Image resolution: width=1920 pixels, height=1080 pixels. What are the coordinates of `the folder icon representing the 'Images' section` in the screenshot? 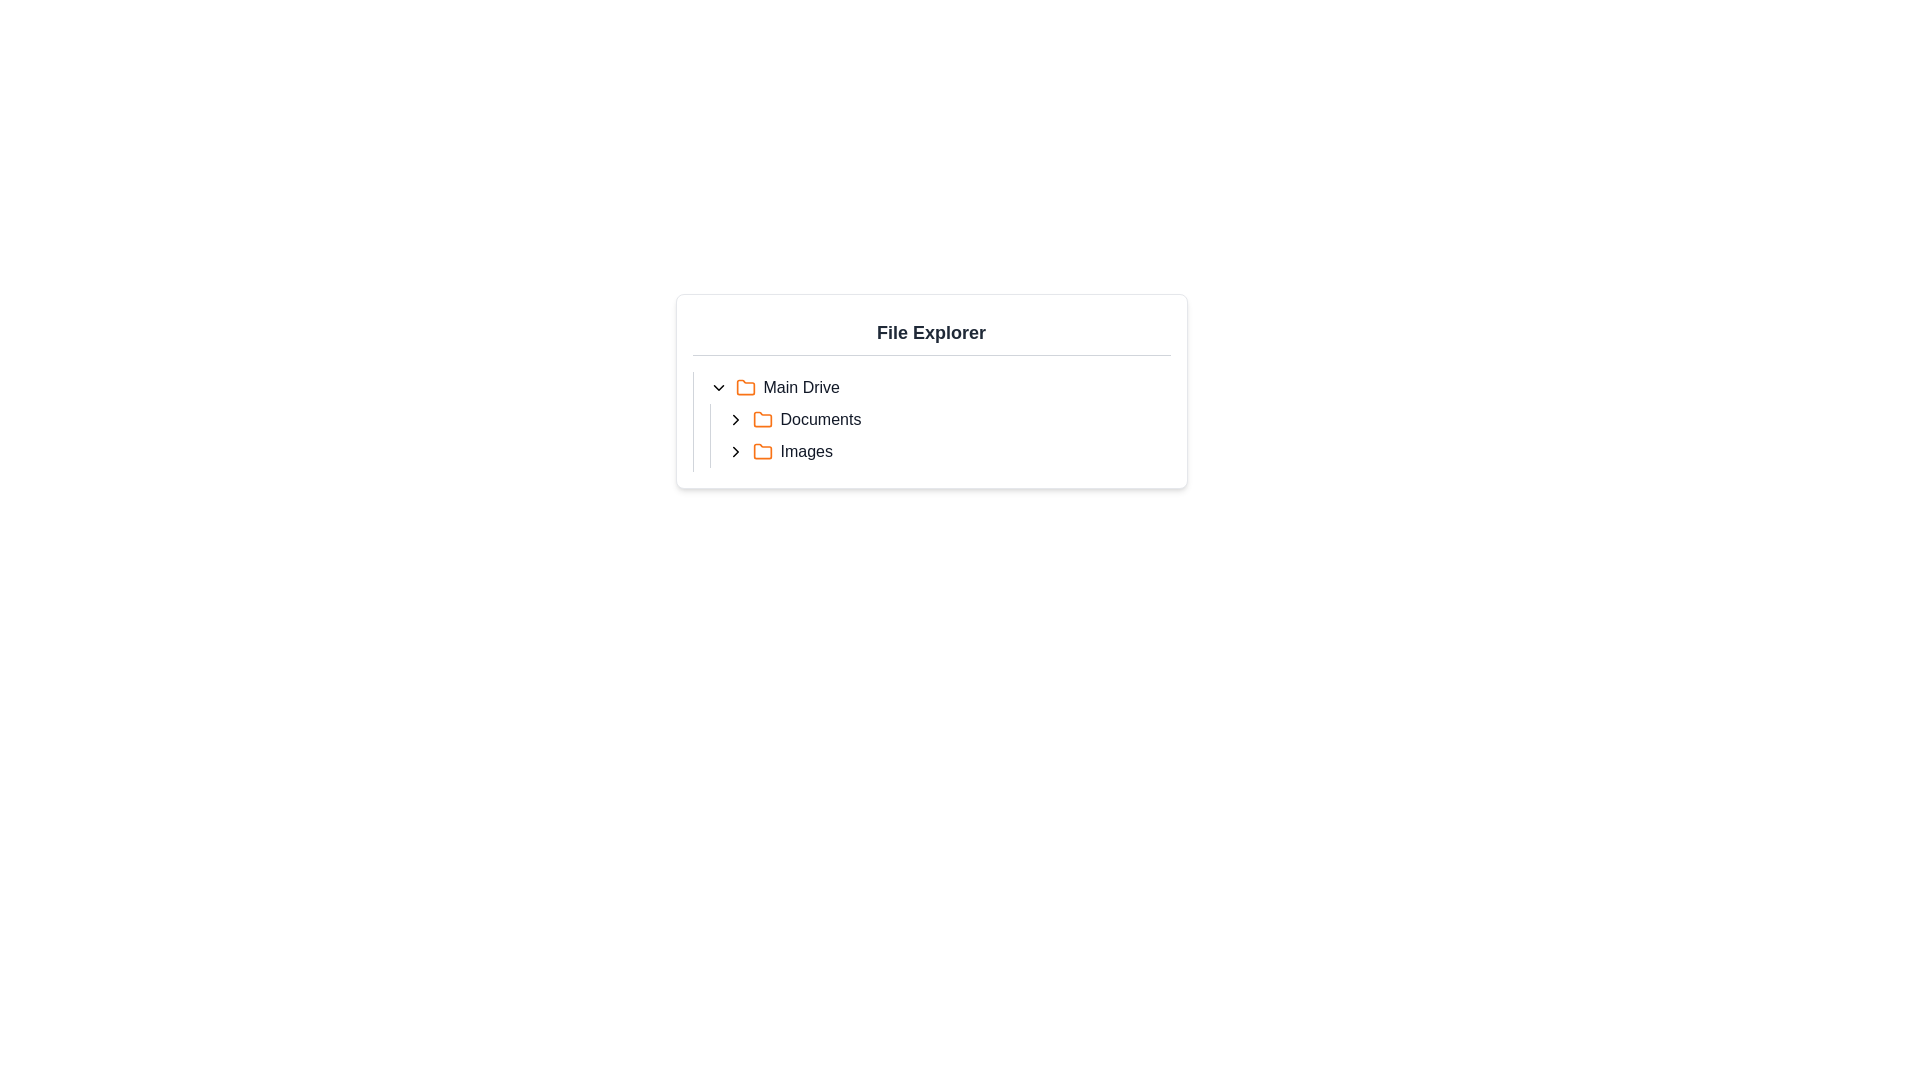 It's located at (761, 451).